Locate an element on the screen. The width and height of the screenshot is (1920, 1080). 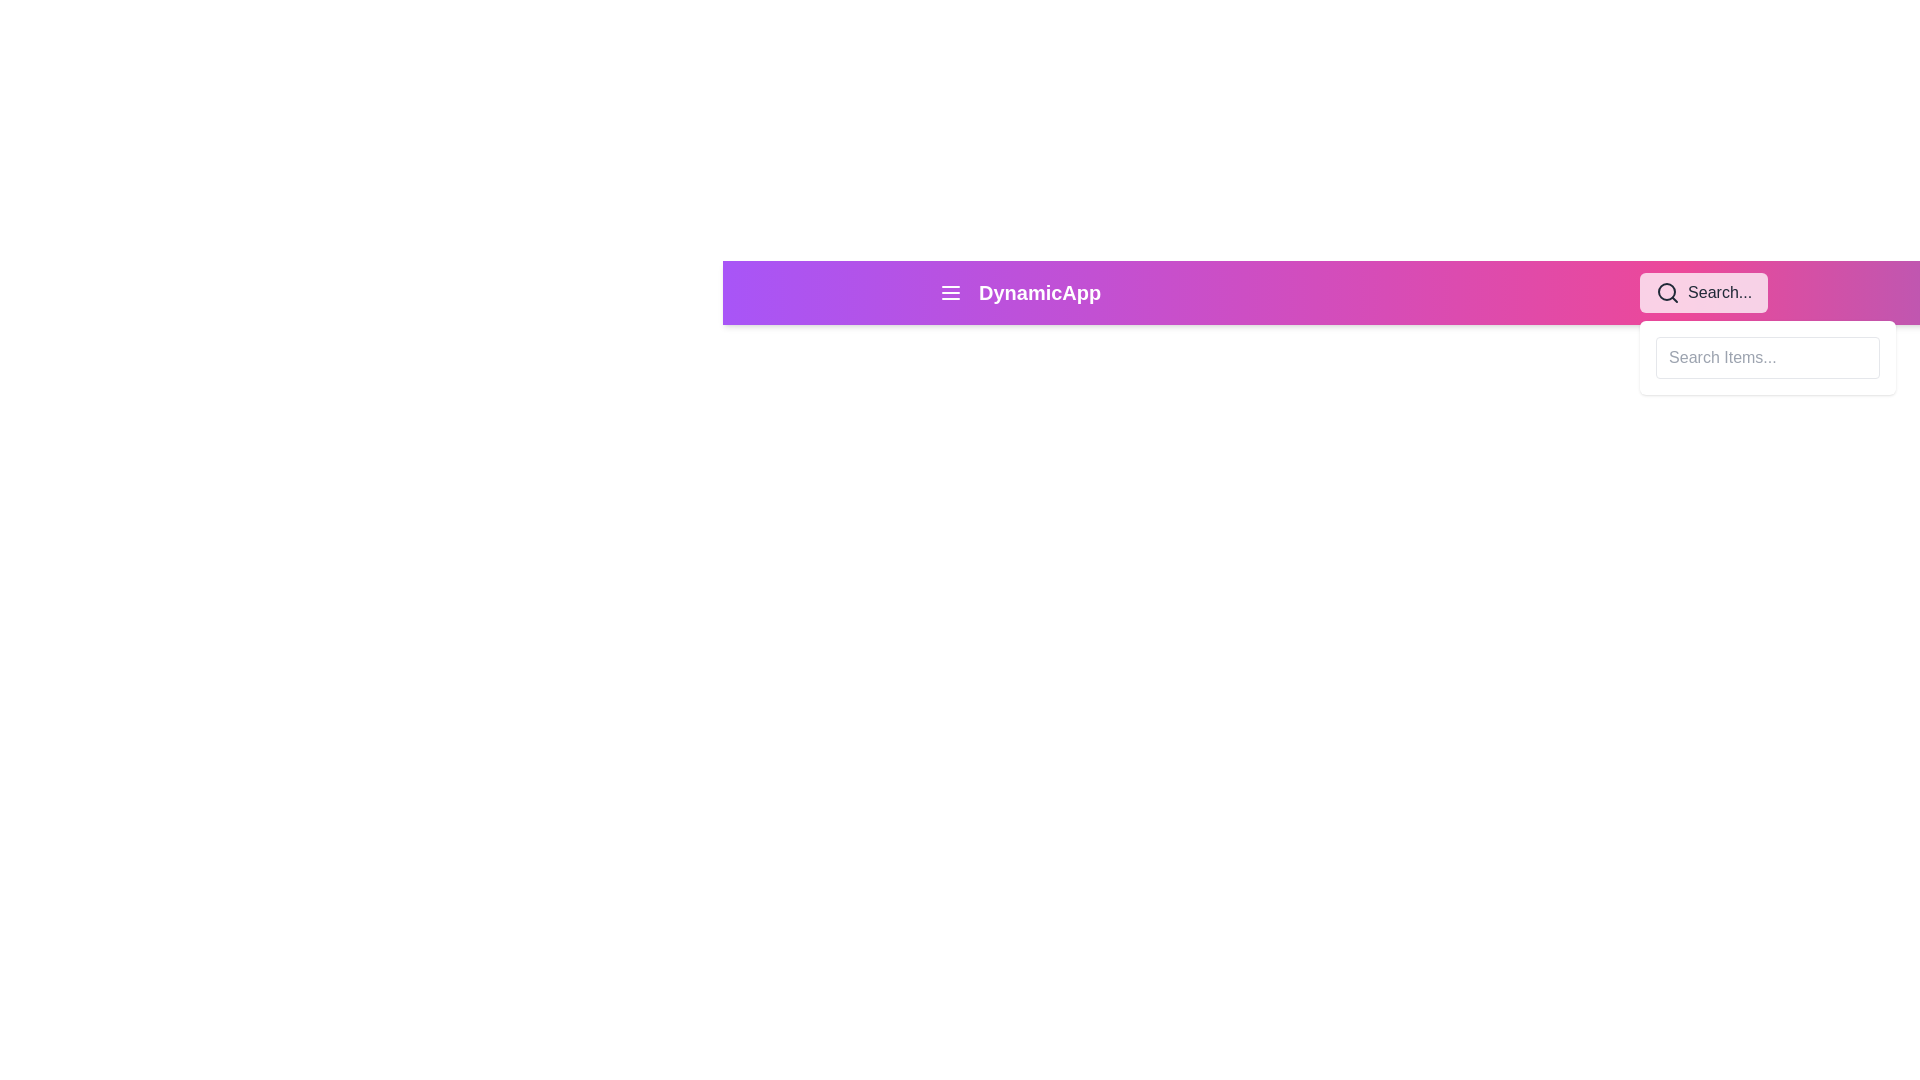
the magnifying glass icon located on the right side of the top navigation bar to initiate a search is located at coordinates (1668, 293).